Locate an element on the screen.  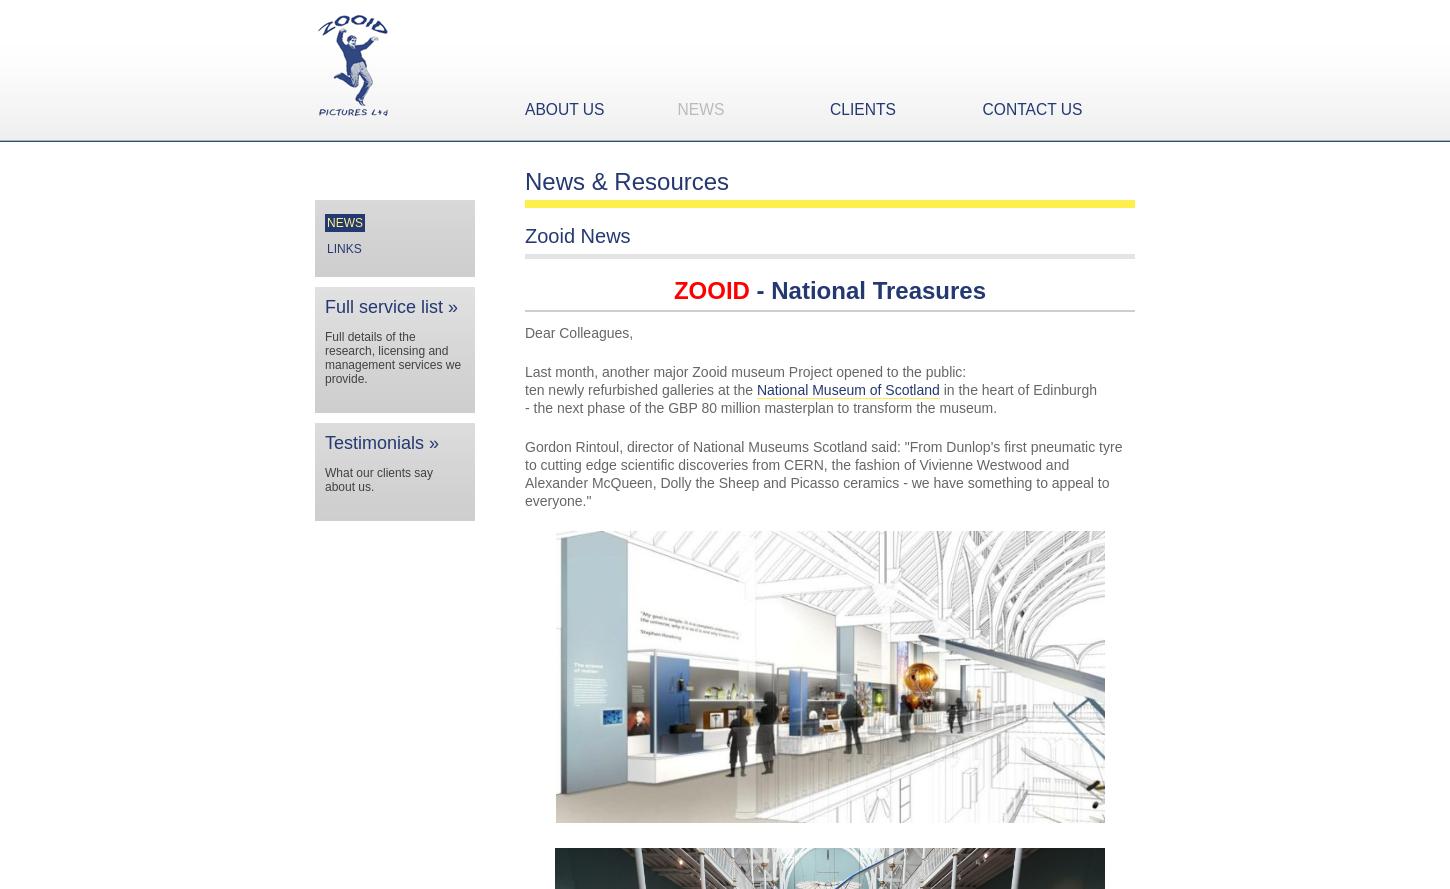
'News' is located at coordinates (326, 221).